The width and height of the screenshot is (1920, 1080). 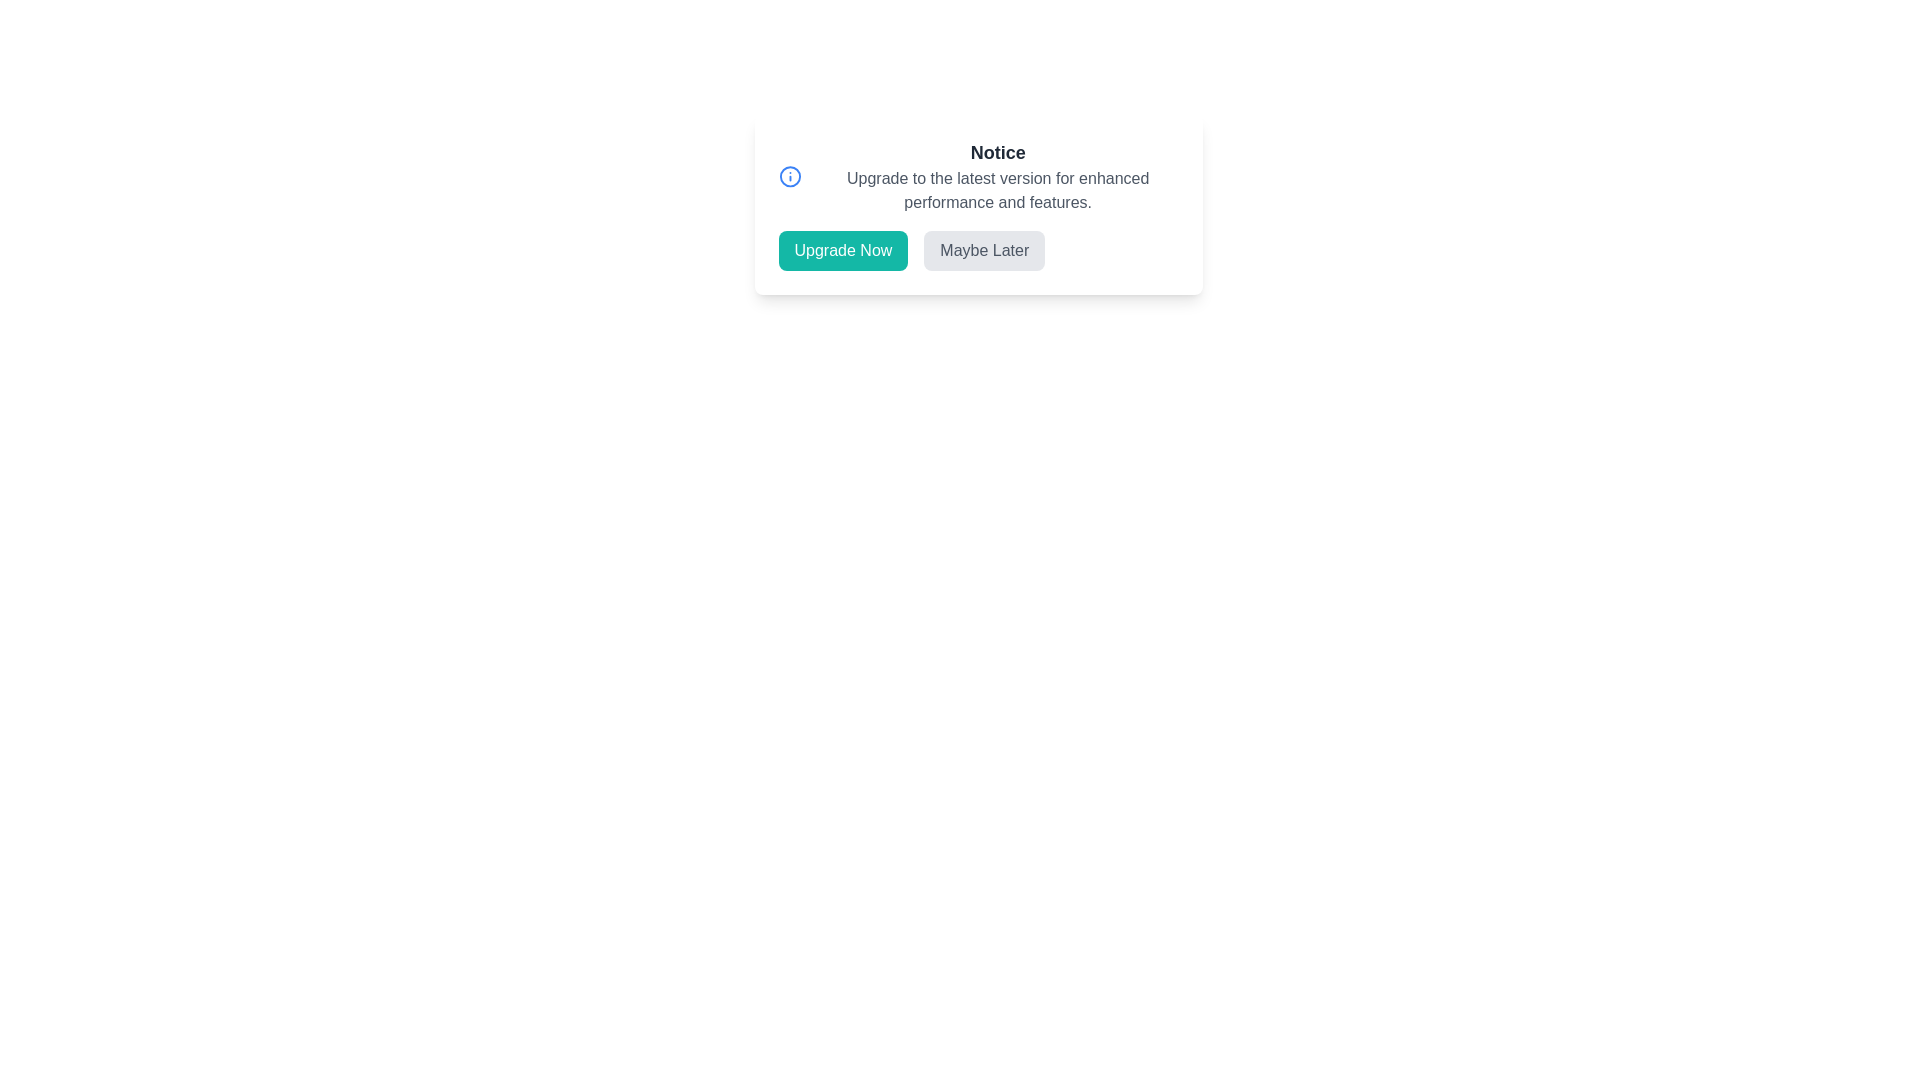 I want to click on the option selection button located directly to the right of the 'Upgrade Now' button, so click(x=984, y=249).